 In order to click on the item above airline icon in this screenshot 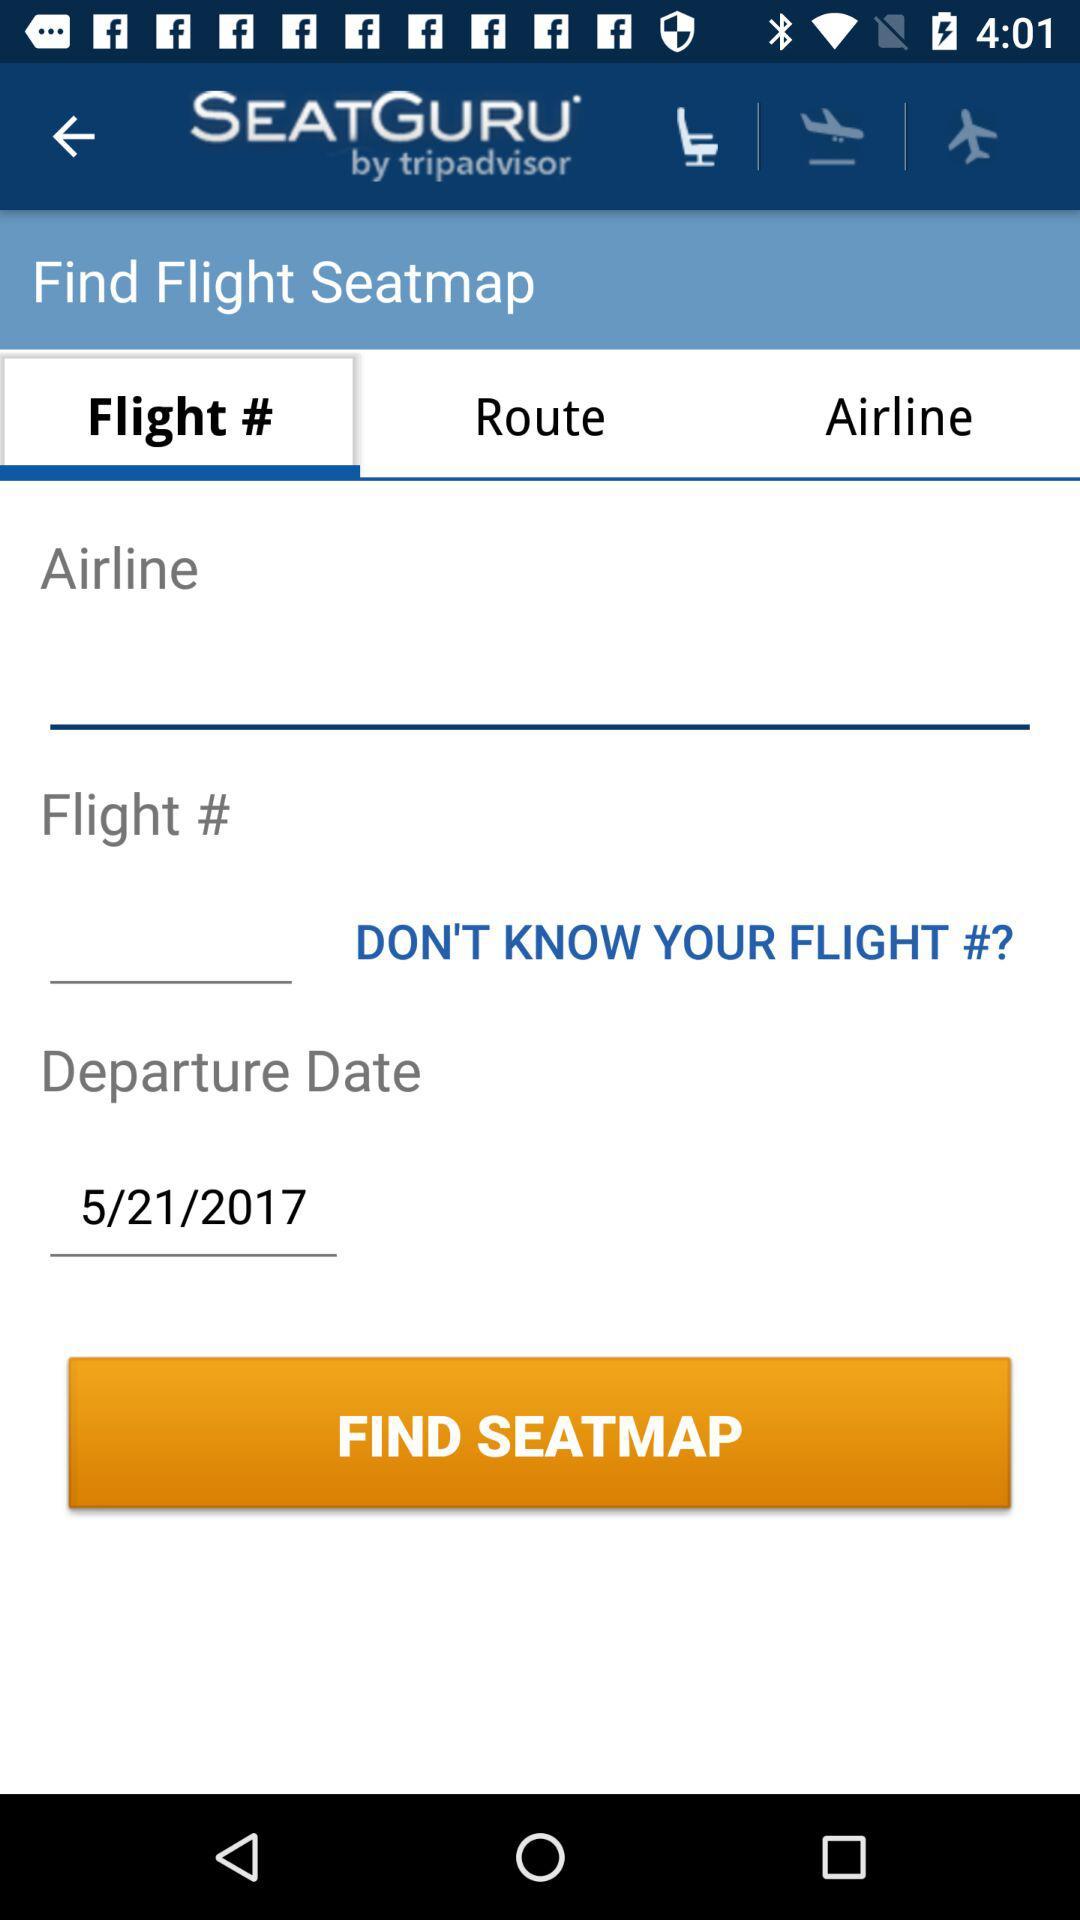, I will do `click(971, 135)`.